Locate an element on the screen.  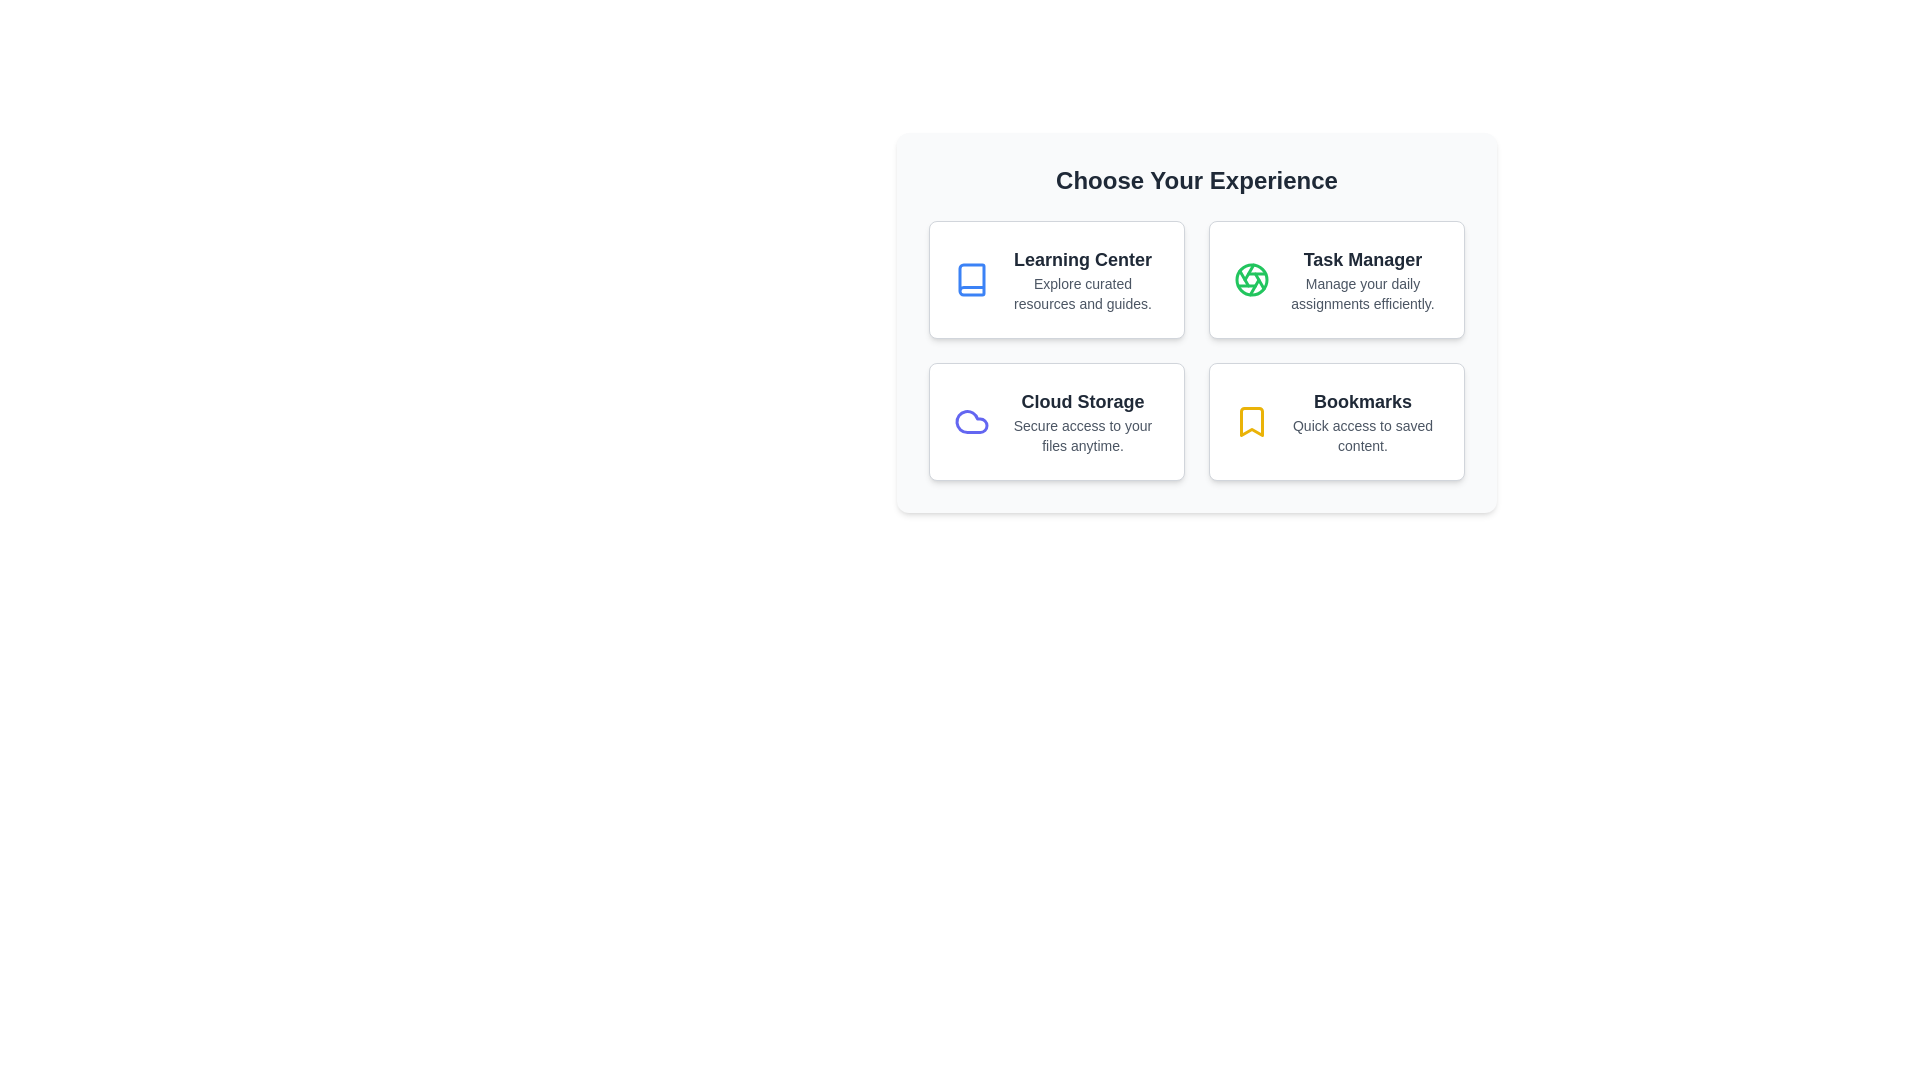
the yellow bookmark icon styled as an SVG graphic located in the bottom-right card of the 'Choose Your Experience' layout, which is part of the 'Bookmarks' section is located at coordinates (1251, 420).